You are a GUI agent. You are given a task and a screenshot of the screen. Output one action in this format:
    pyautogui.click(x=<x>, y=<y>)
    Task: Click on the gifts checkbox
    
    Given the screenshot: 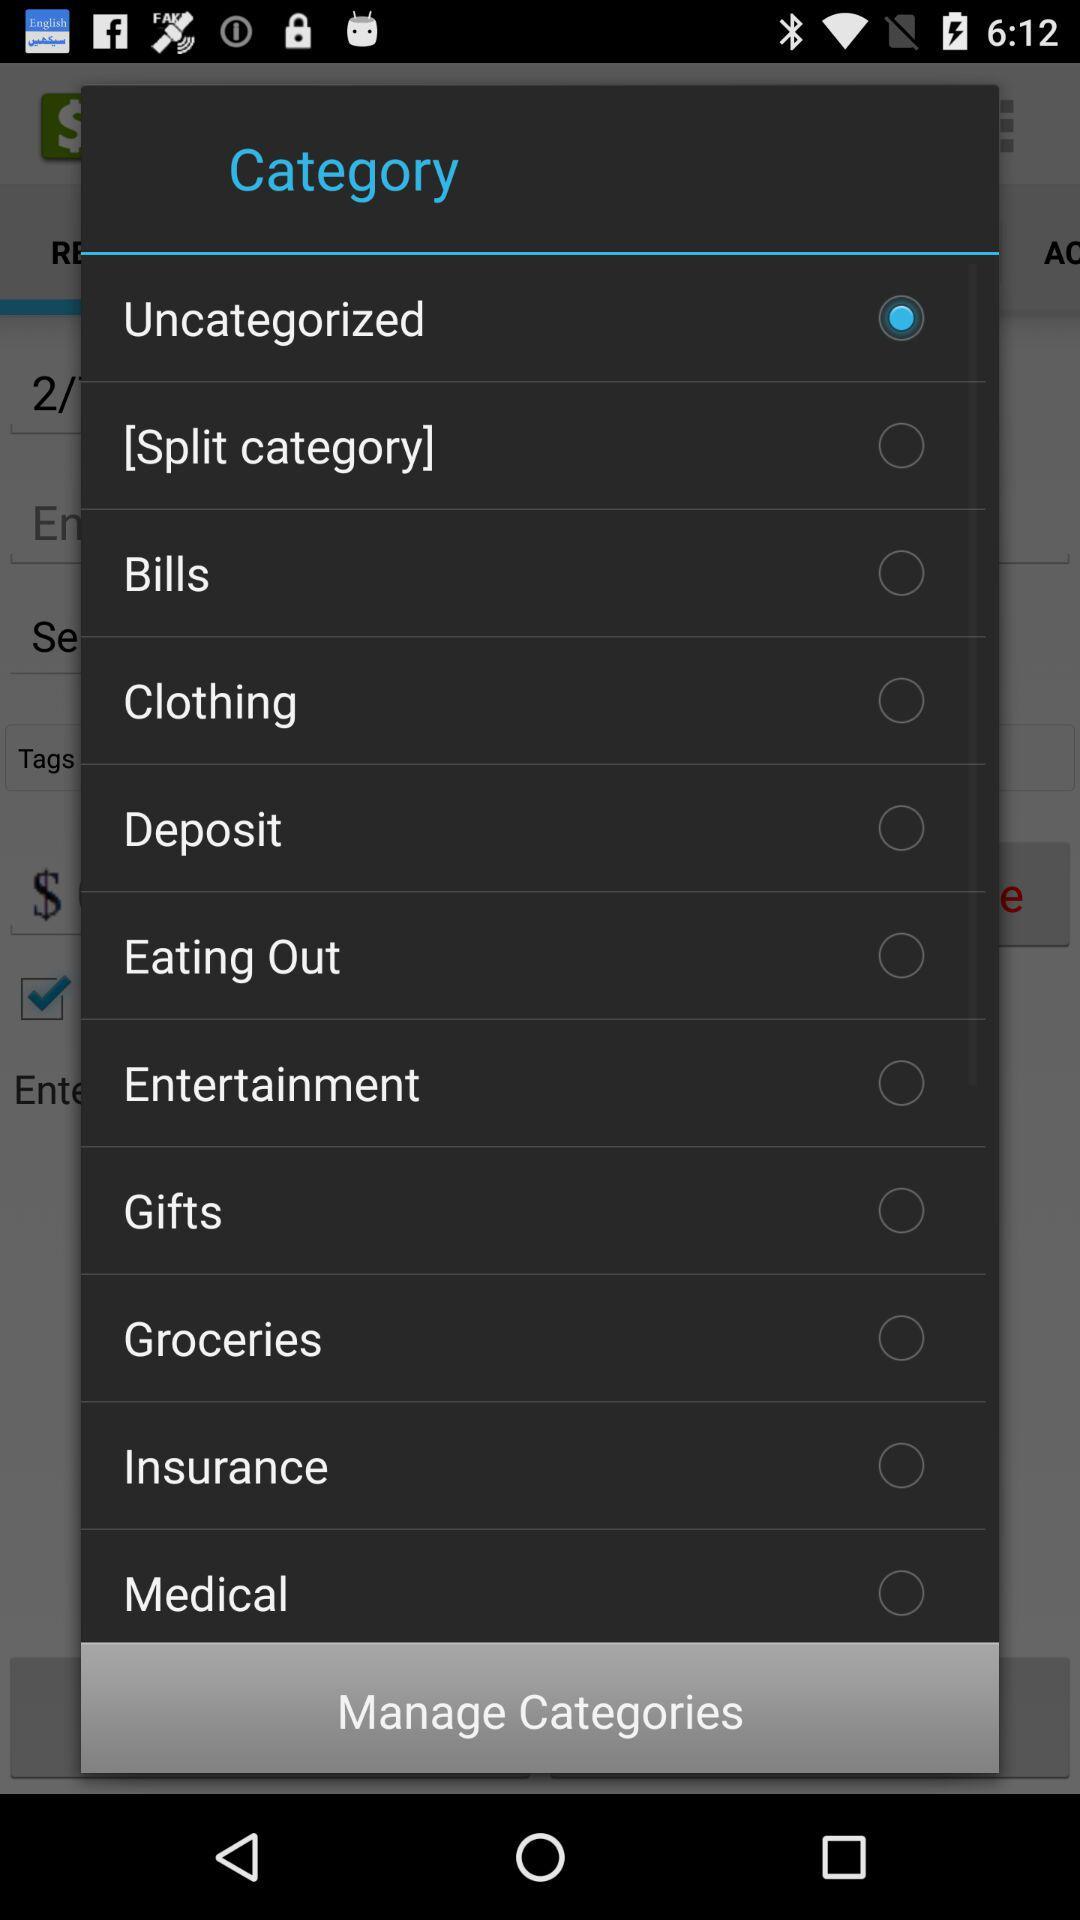 What is the action you would take?
    pyautogui.click(x=532, y=1209)
    